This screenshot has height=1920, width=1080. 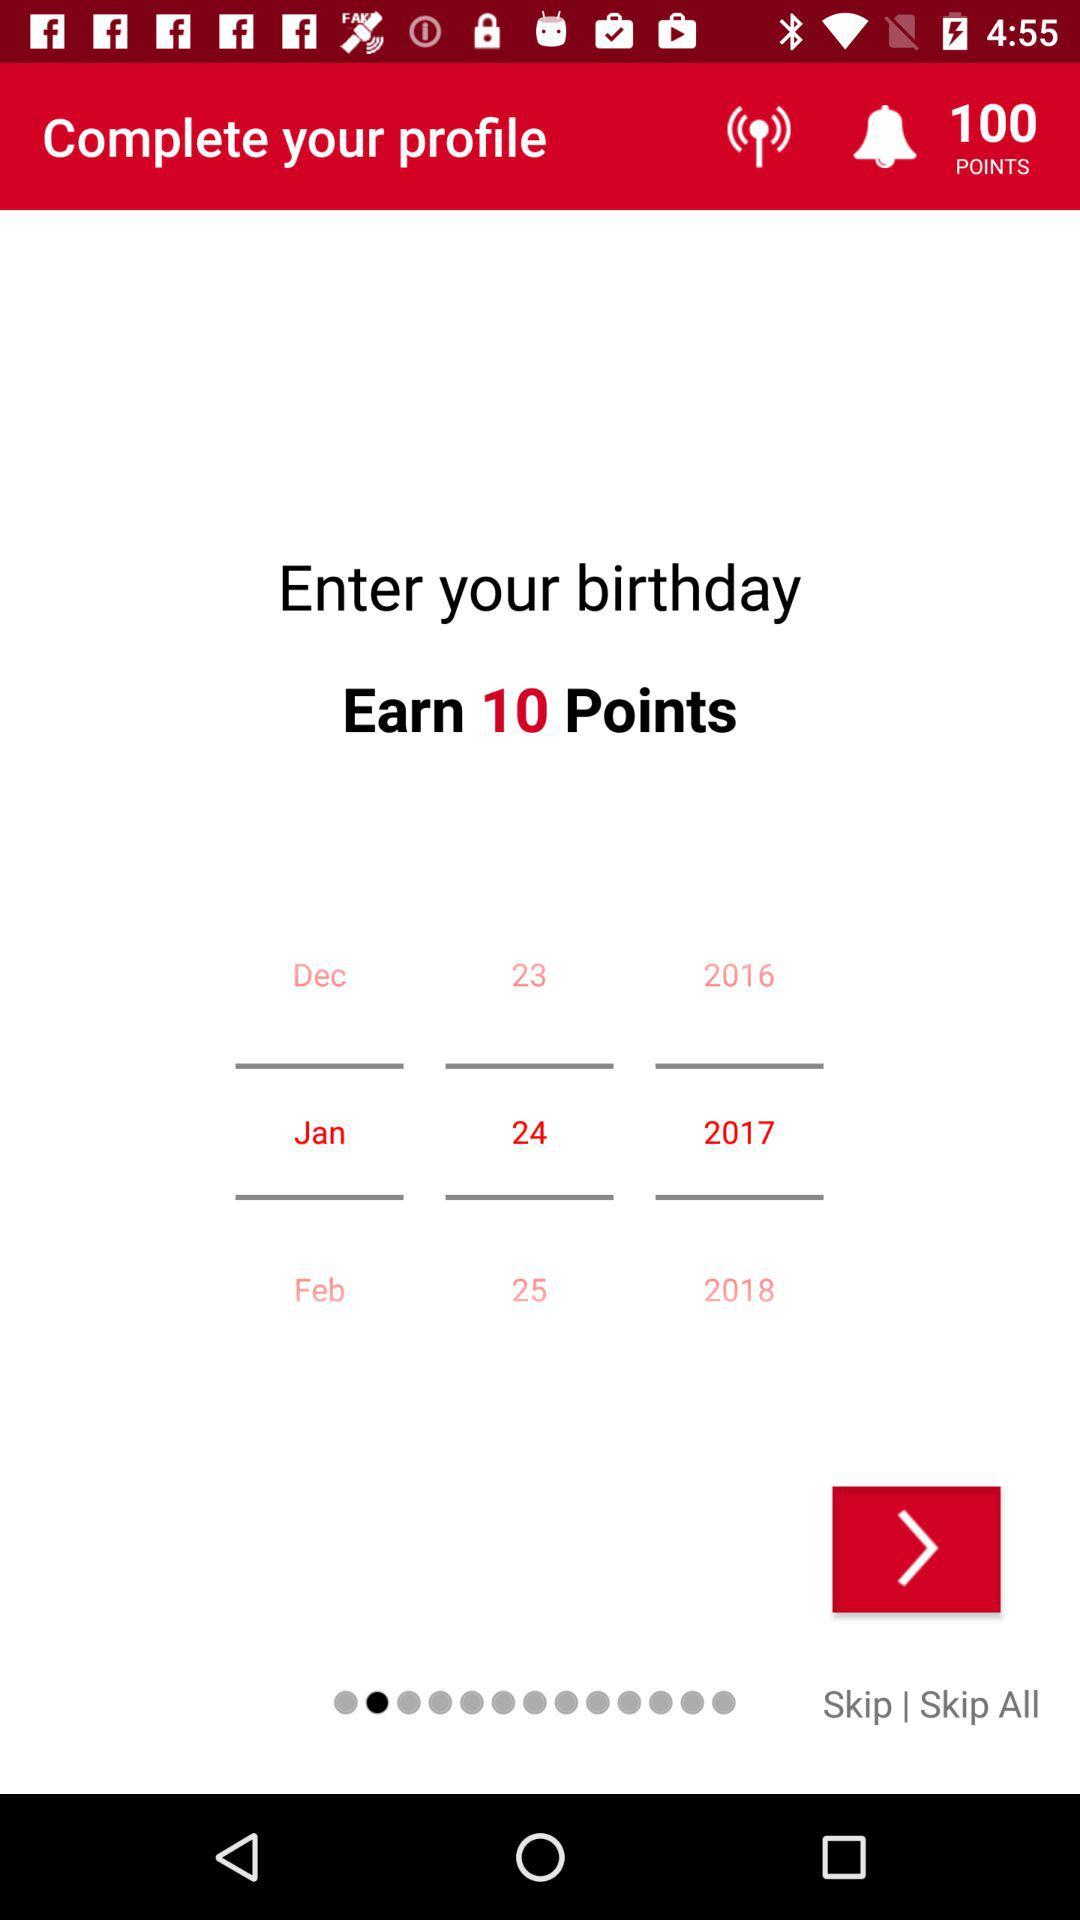 What do you see at coordinates (740, 1131) in the screenshot?
I see `the text 2017` at bounding box center [740, 1131].